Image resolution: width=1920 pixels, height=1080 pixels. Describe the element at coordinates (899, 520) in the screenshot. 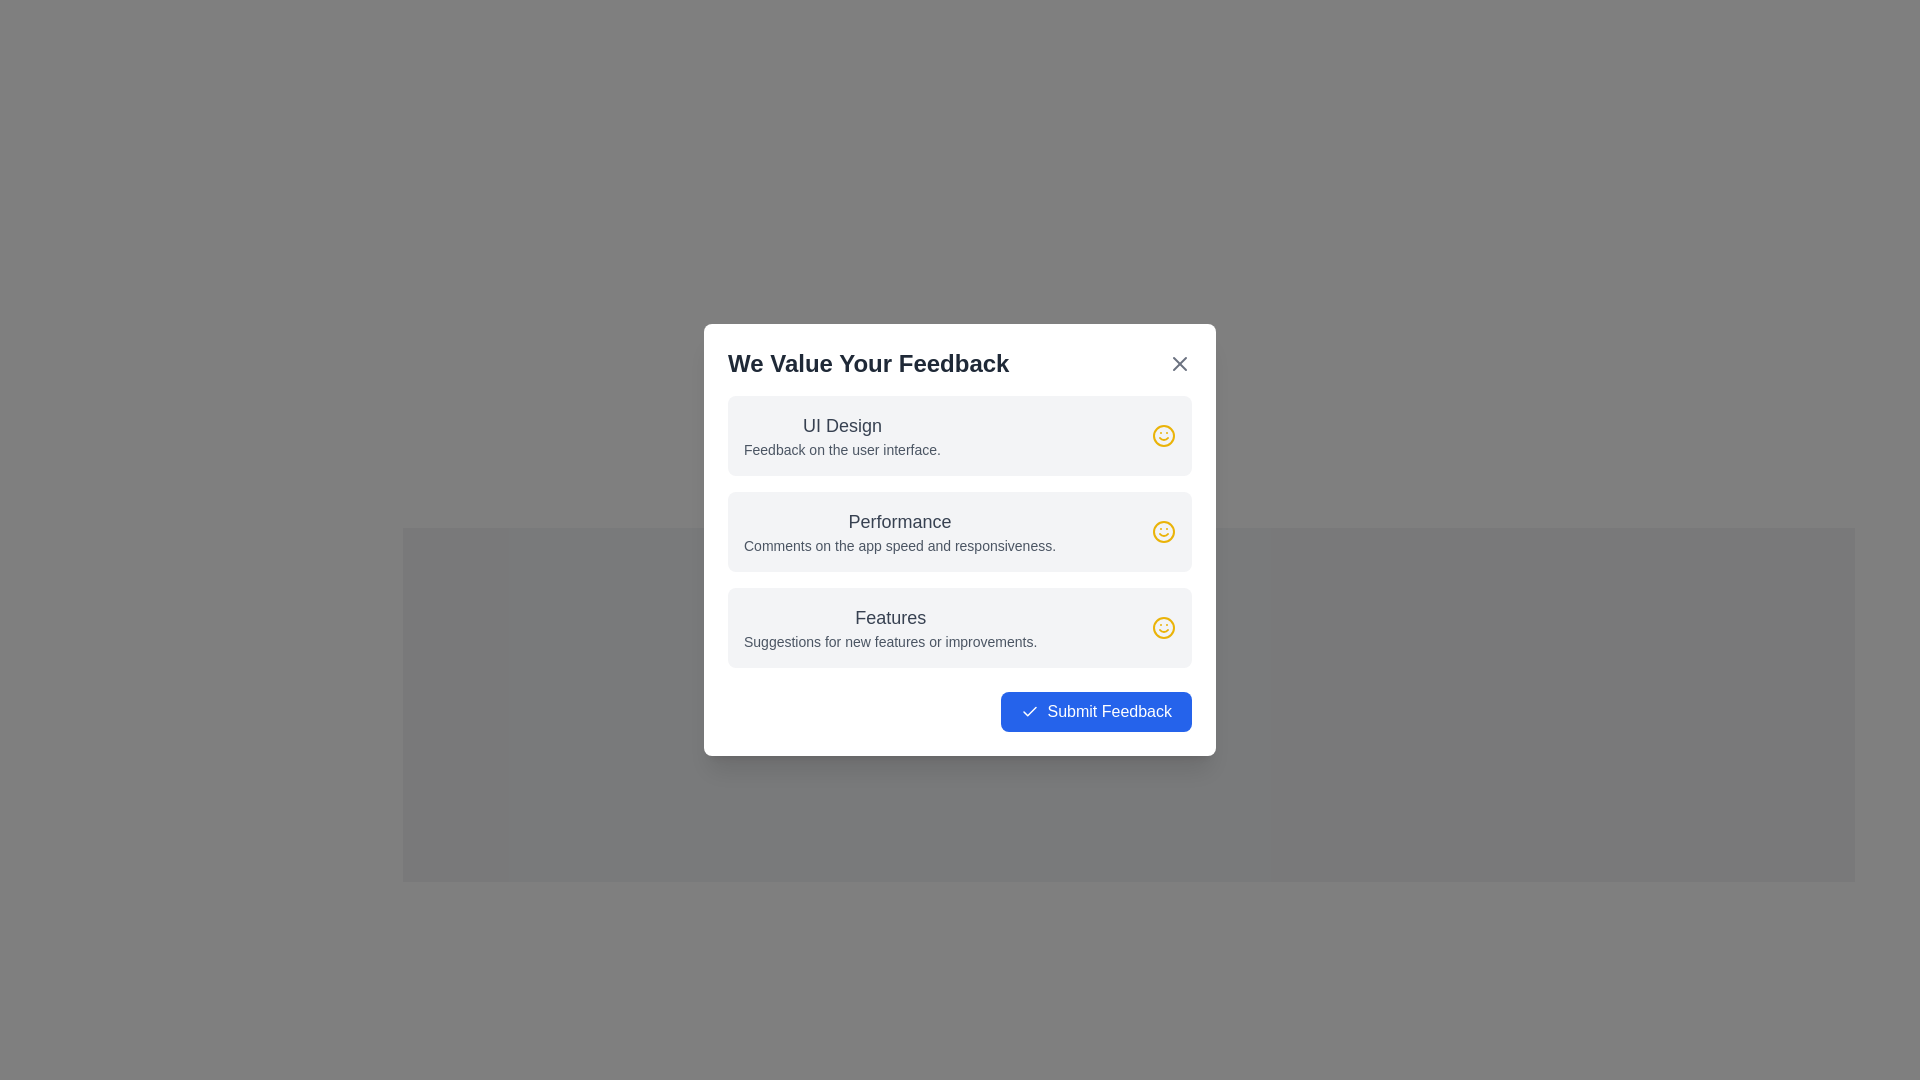

I see `the 'Performance' text label, which is displayed in a larger and bold font, dark gray color, and is located above the explanatory text in the feedback interface card` at that location.